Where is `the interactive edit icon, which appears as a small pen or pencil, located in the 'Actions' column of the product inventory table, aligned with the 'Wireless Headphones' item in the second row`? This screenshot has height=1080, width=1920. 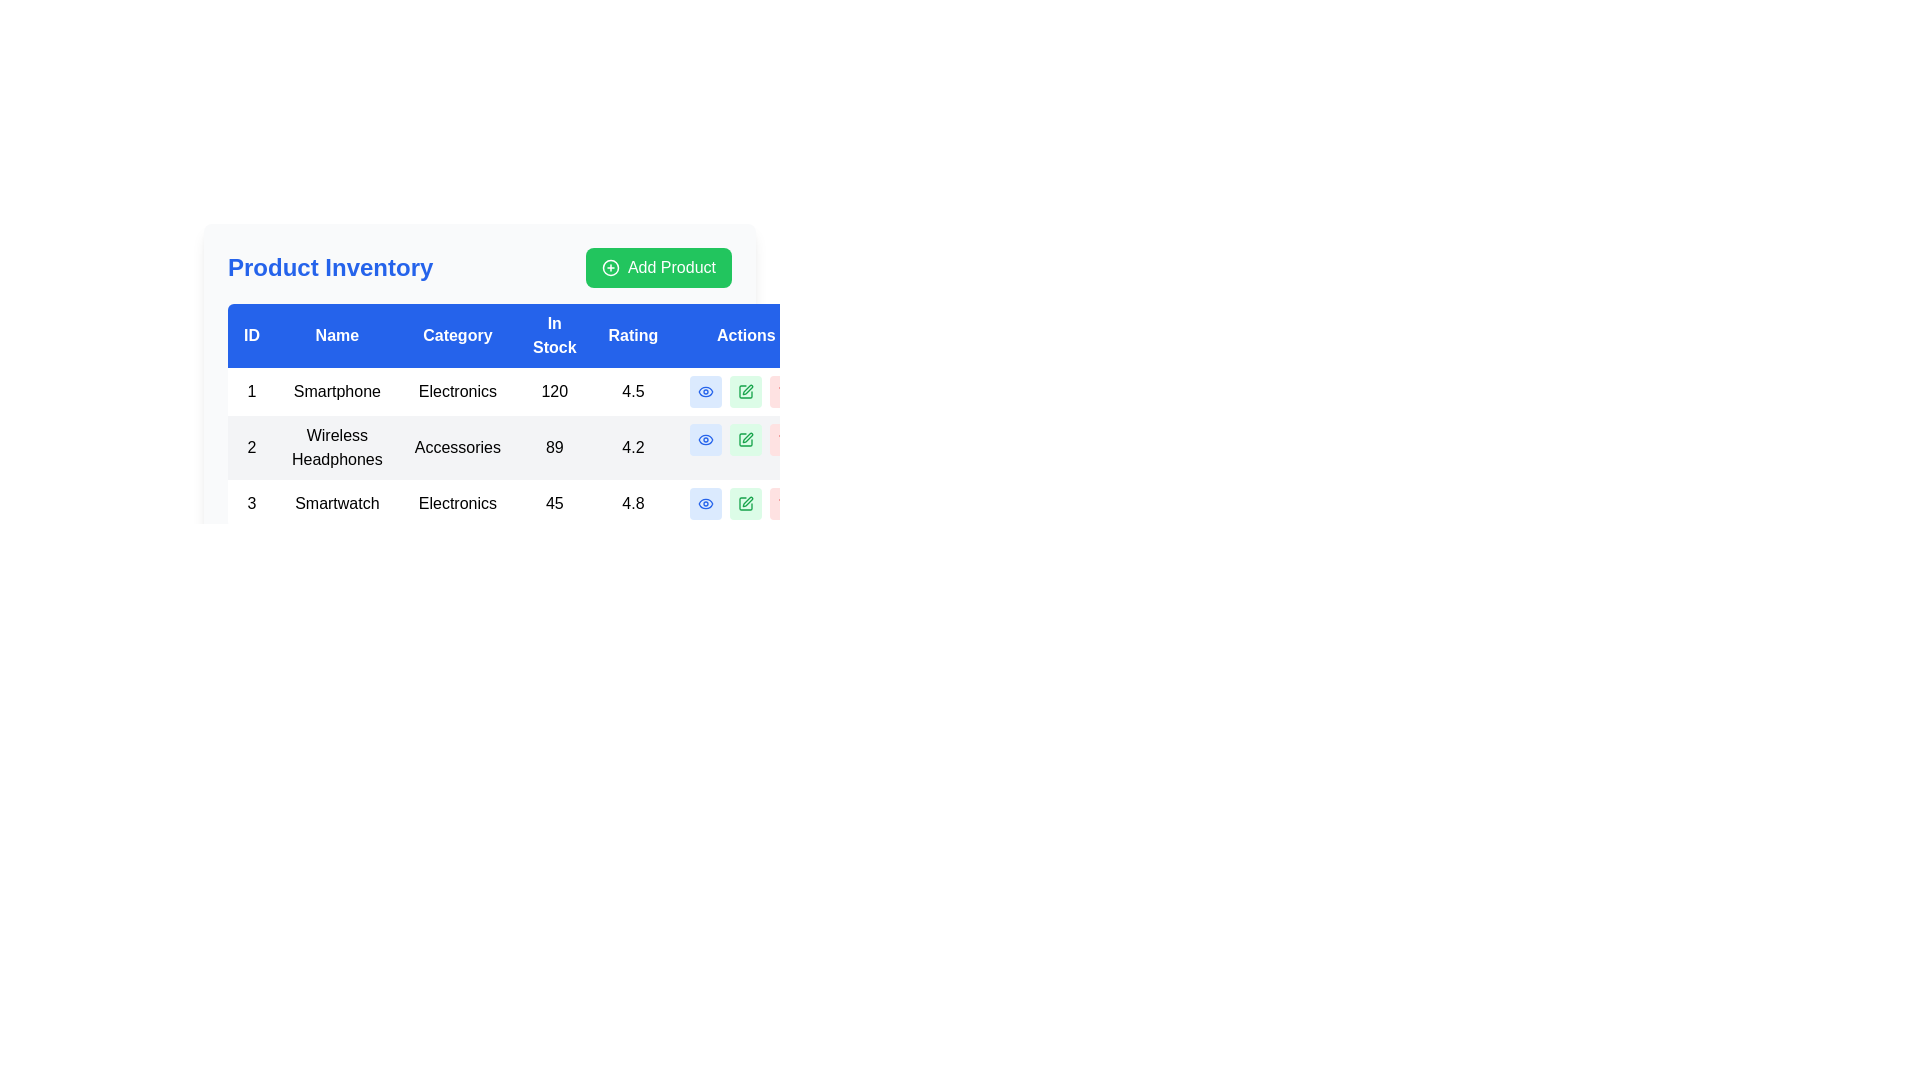 the interactive edit icon, which appears as a small pen or pencil, located in the 'Actions' column of the product inventory table, aligned with the 'Wireless Headphones' item in the second row is located at coordinates (747, 437).